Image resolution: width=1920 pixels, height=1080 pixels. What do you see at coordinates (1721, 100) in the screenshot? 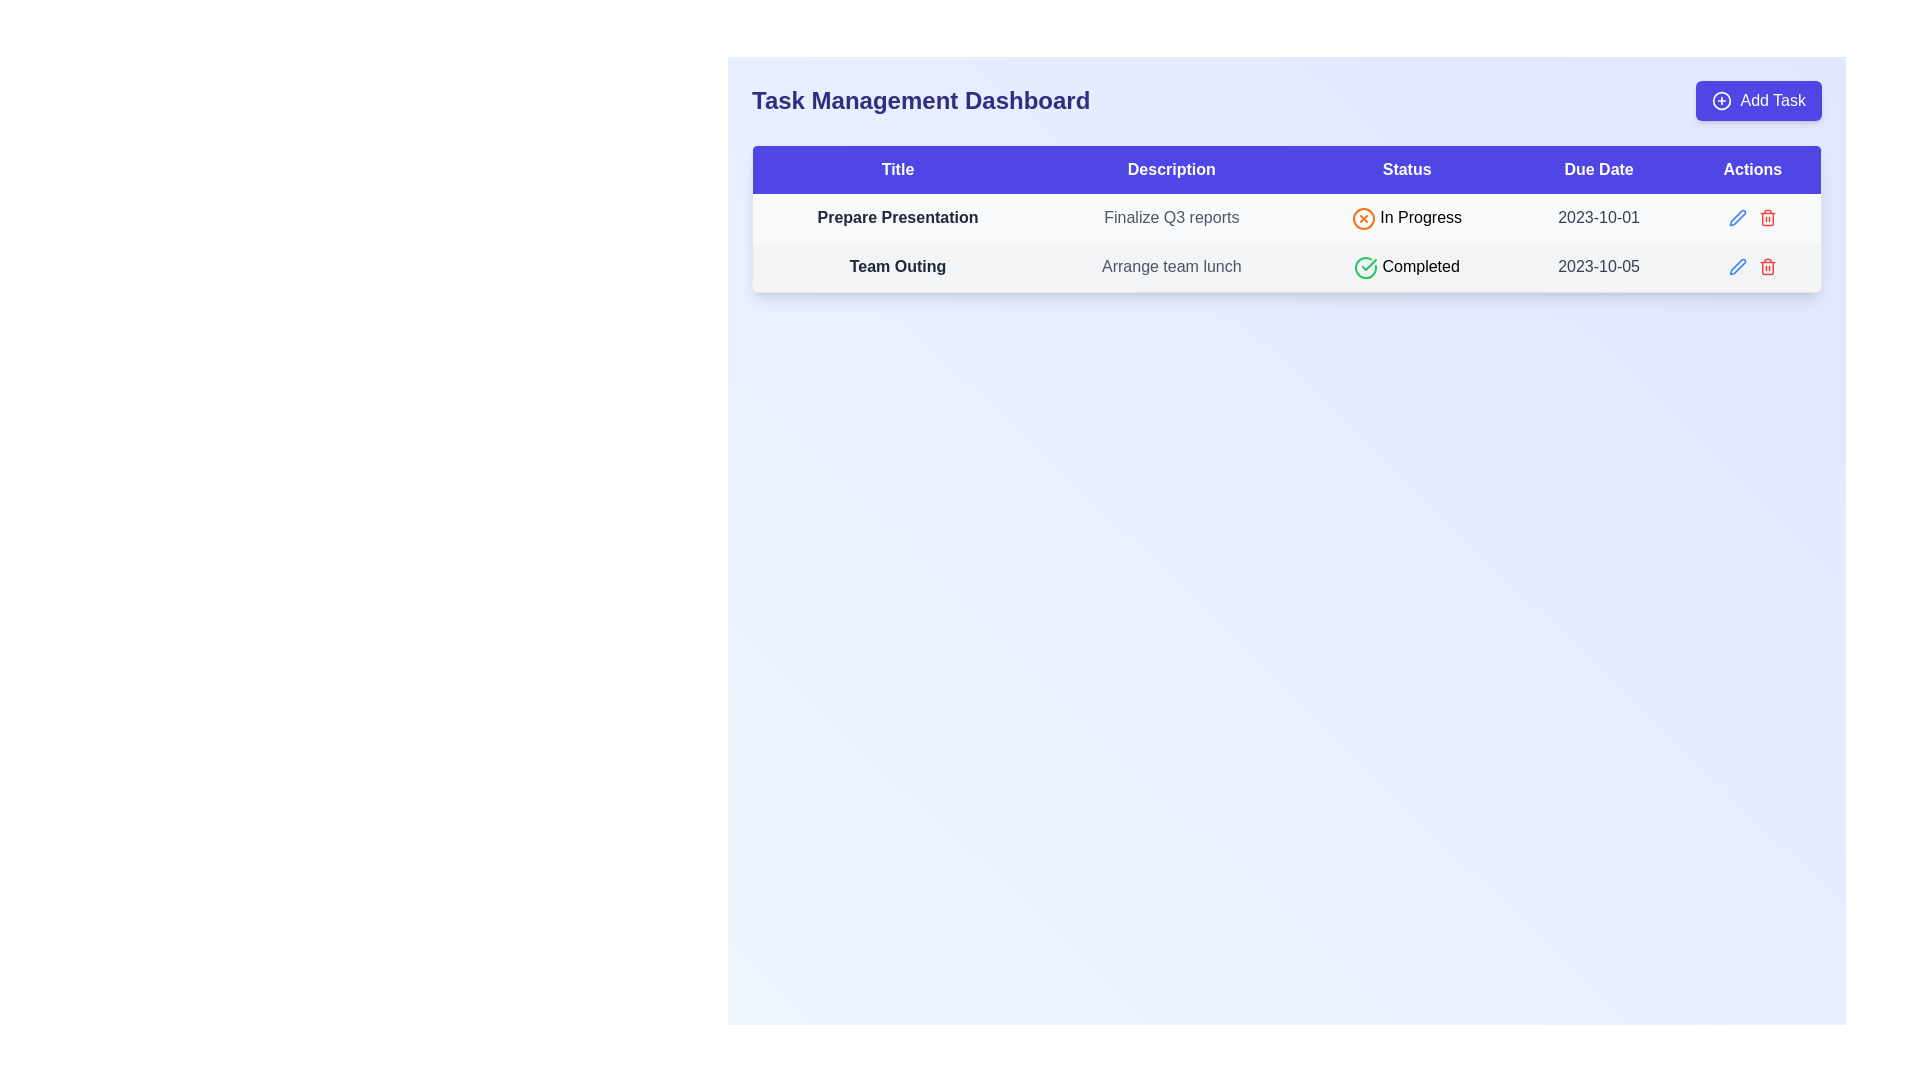
I see `the circular icon with a plus sign inside, located at the top right of the interface within the 'Add Task' button` at bounding box center [1721, 100].